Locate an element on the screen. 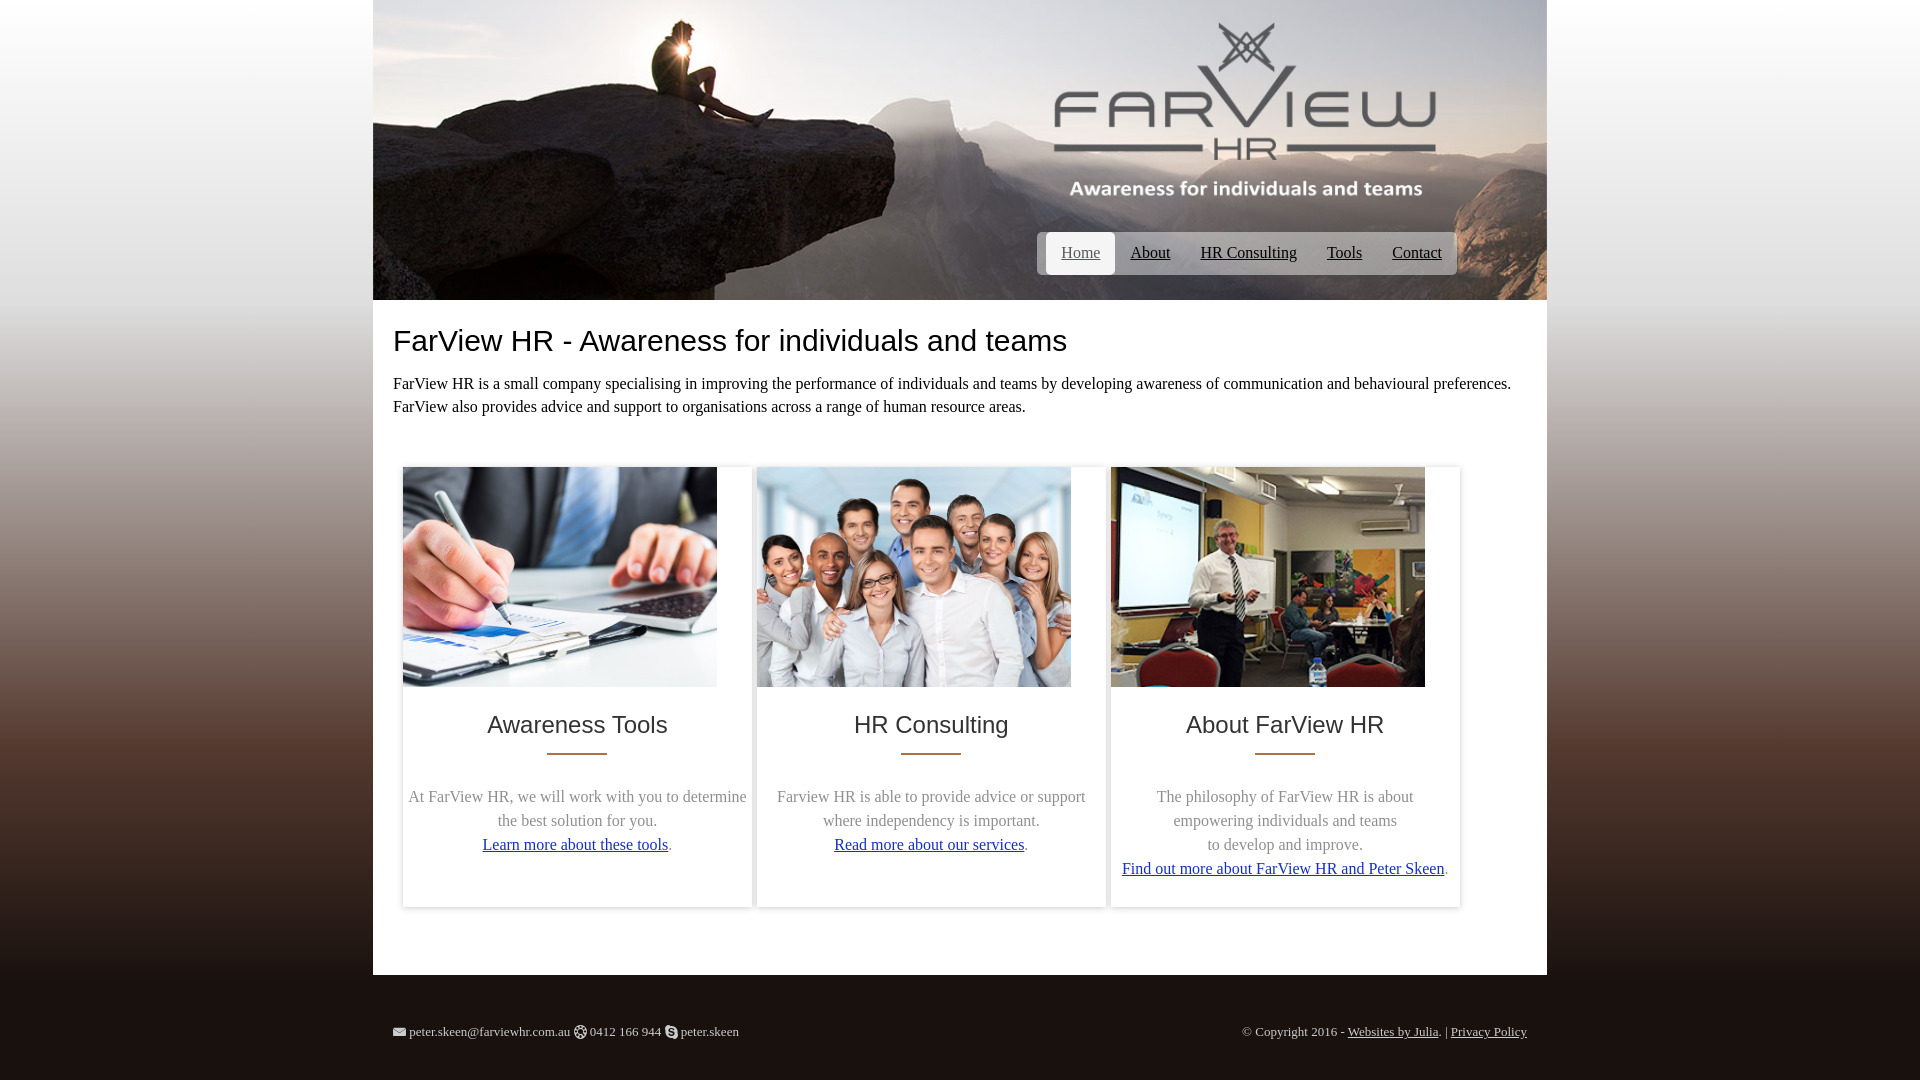  'Tools' is located at coordinates (1311, 252).